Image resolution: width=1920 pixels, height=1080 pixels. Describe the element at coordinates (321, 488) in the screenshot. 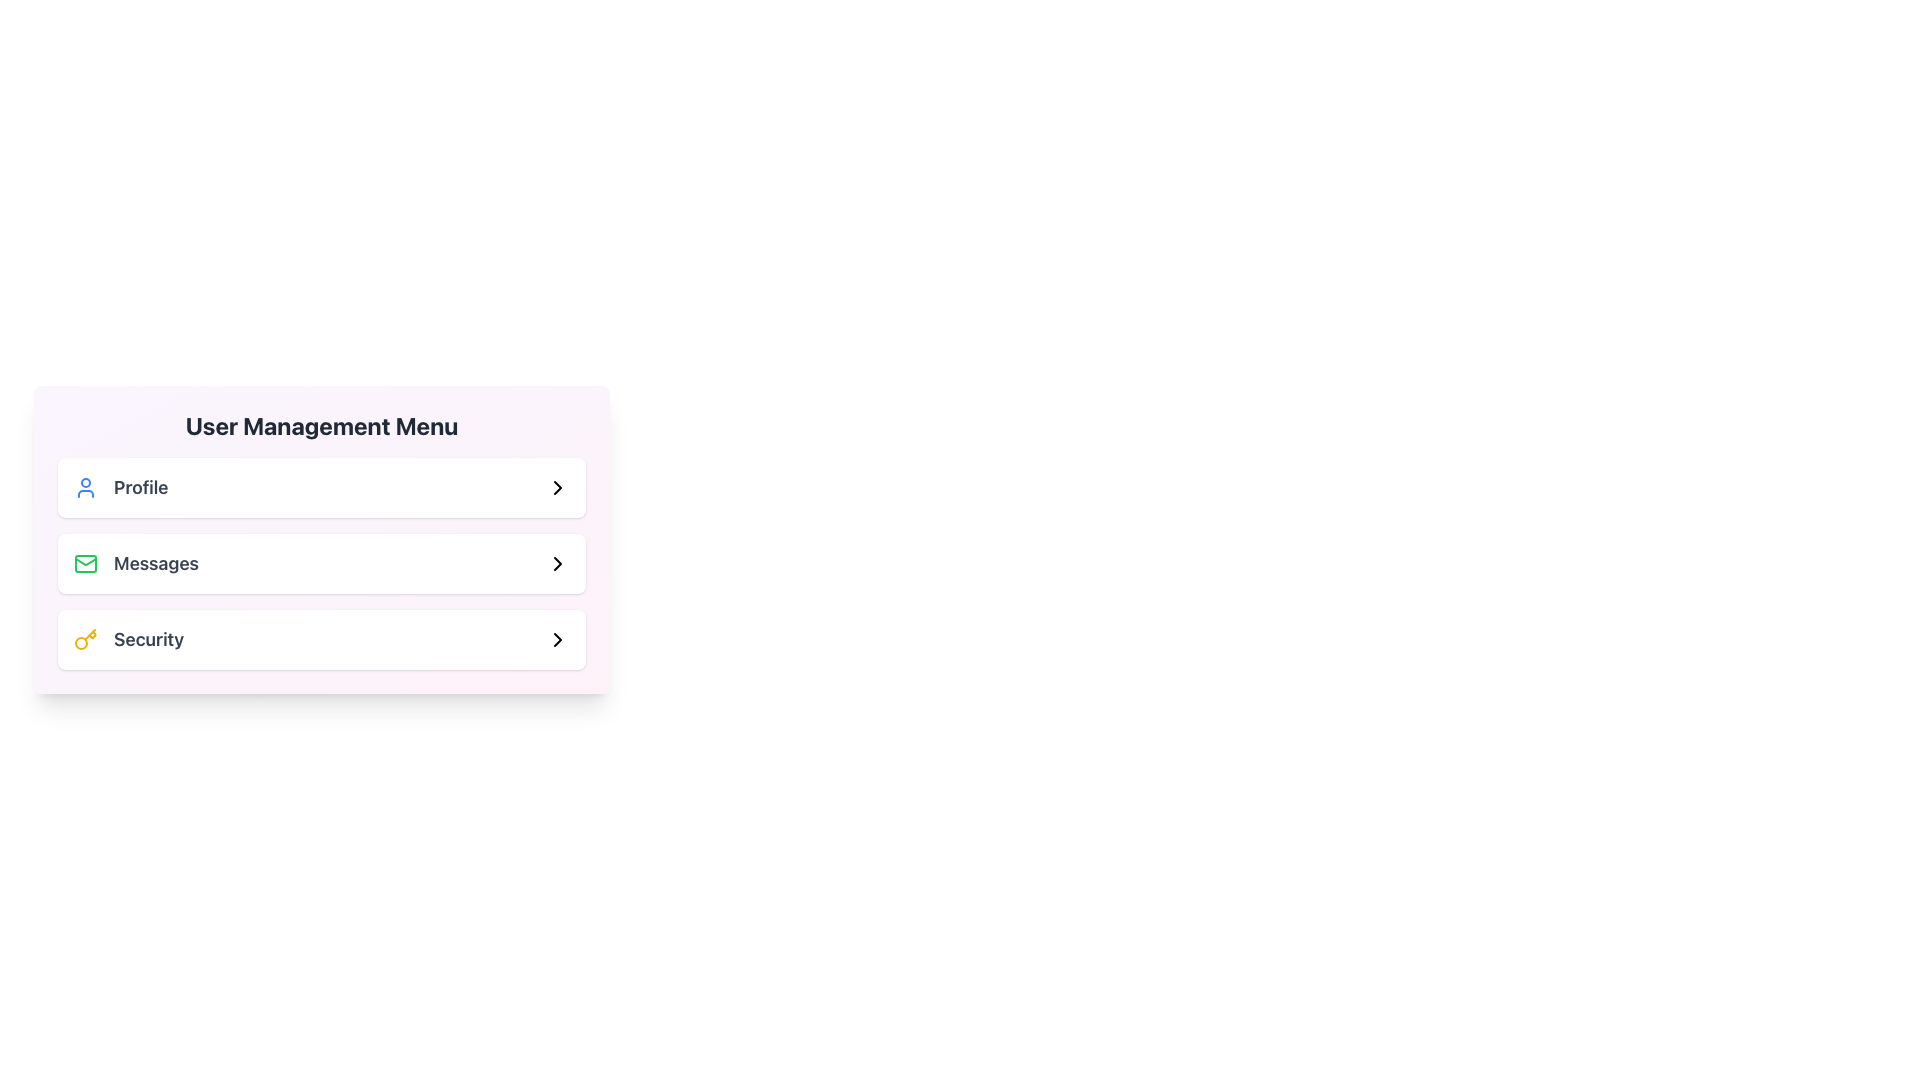

I see `the first button in the 'User Management Menu'` at that location.